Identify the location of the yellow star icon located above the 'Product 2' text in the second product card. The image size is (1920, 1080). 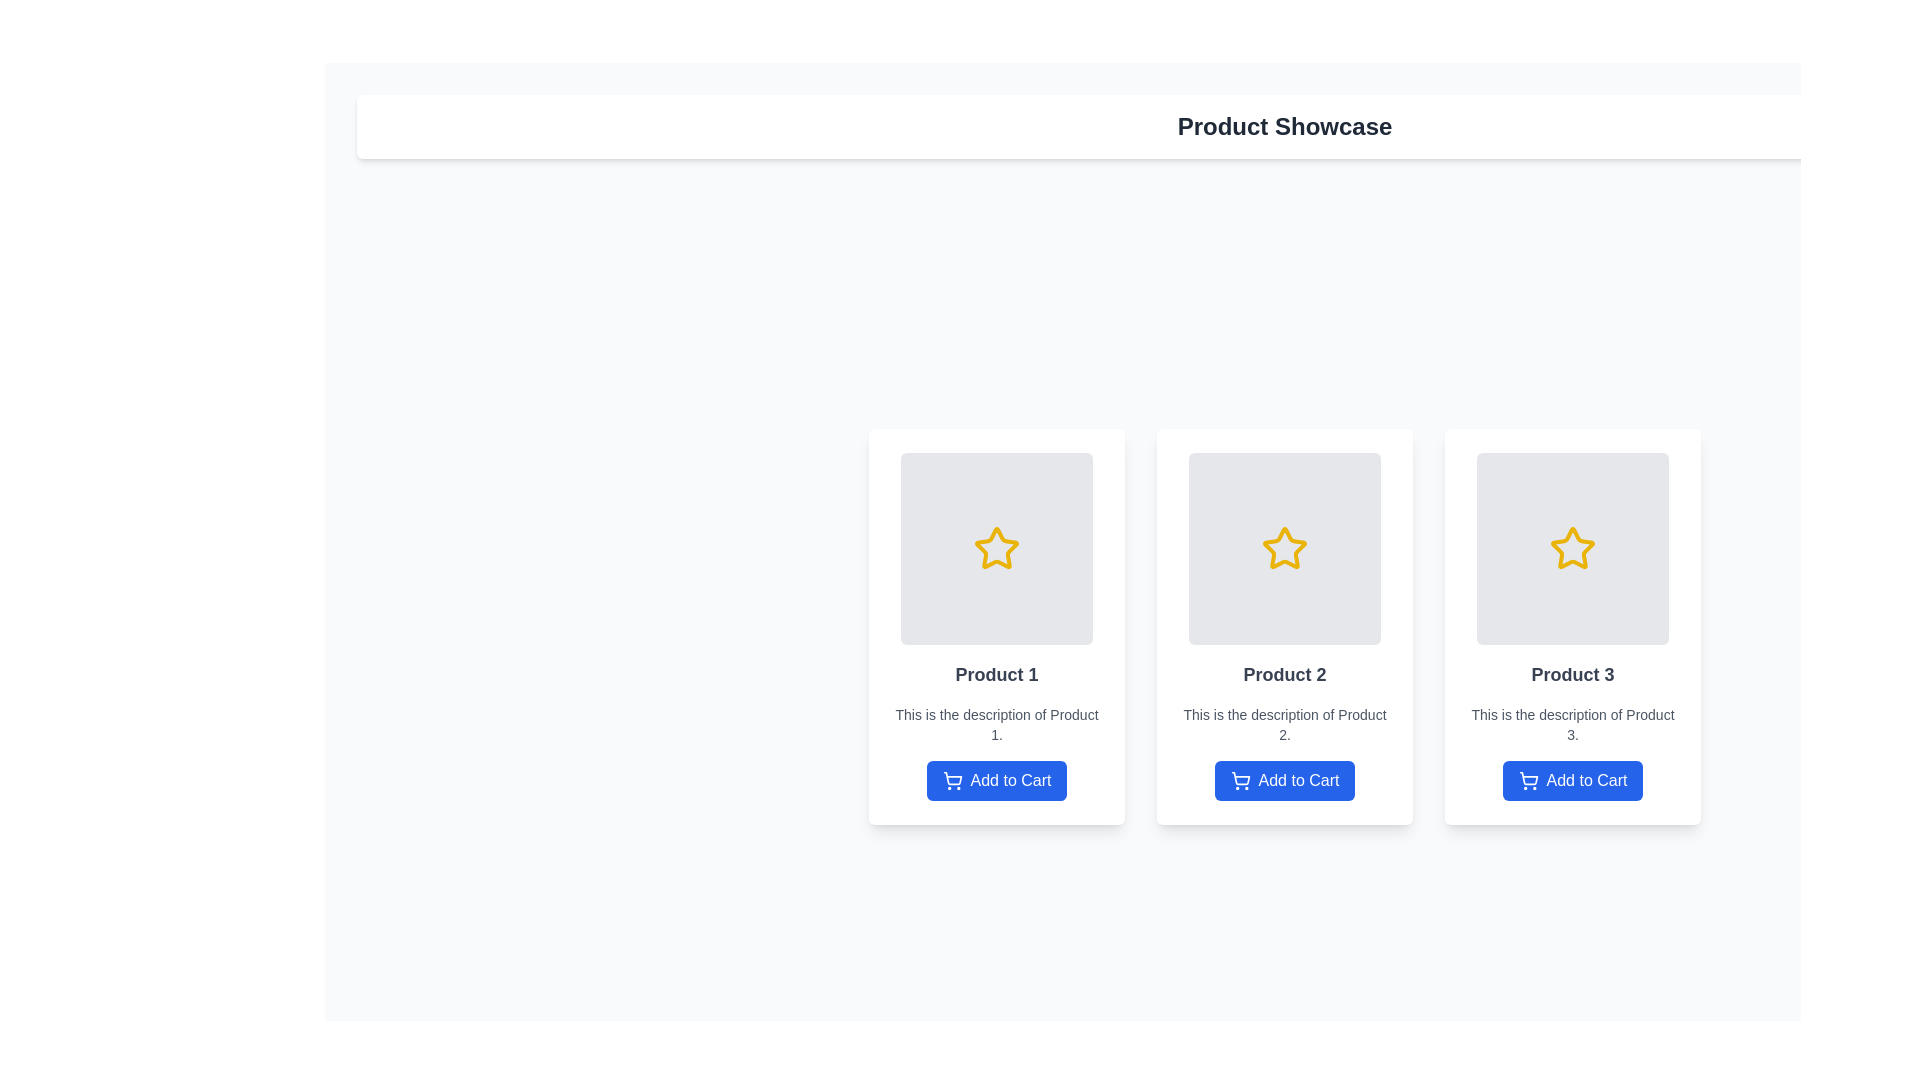
(1285, 548).